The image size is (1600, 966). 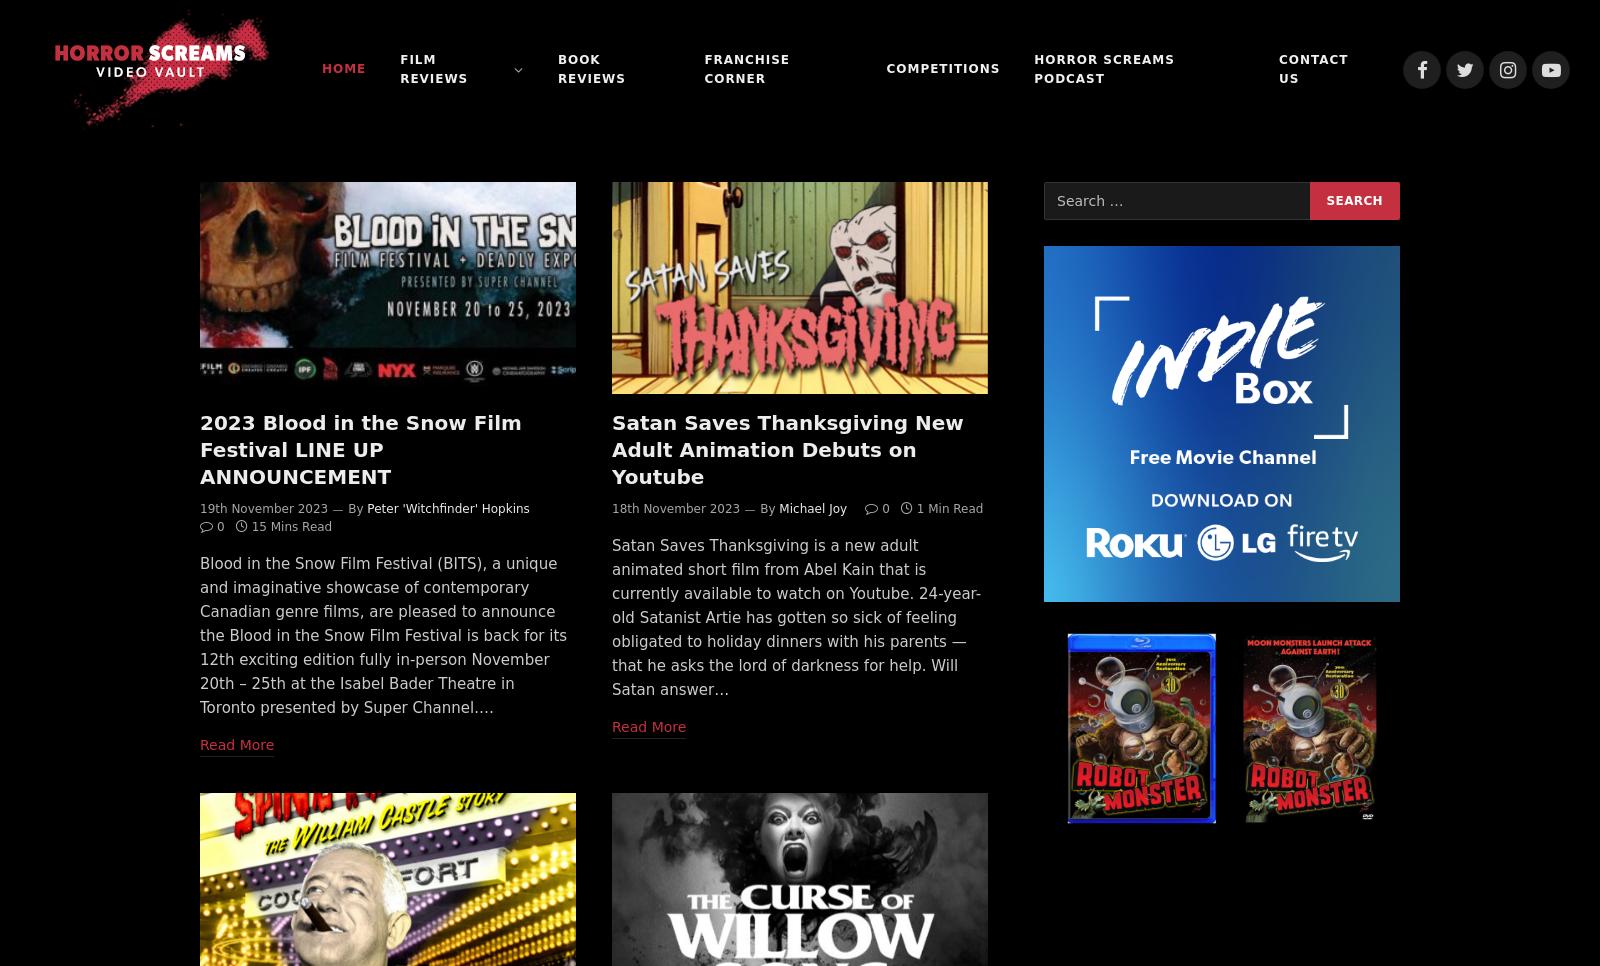 I want to click on '1 Min Read', so click(x=948, y=507).